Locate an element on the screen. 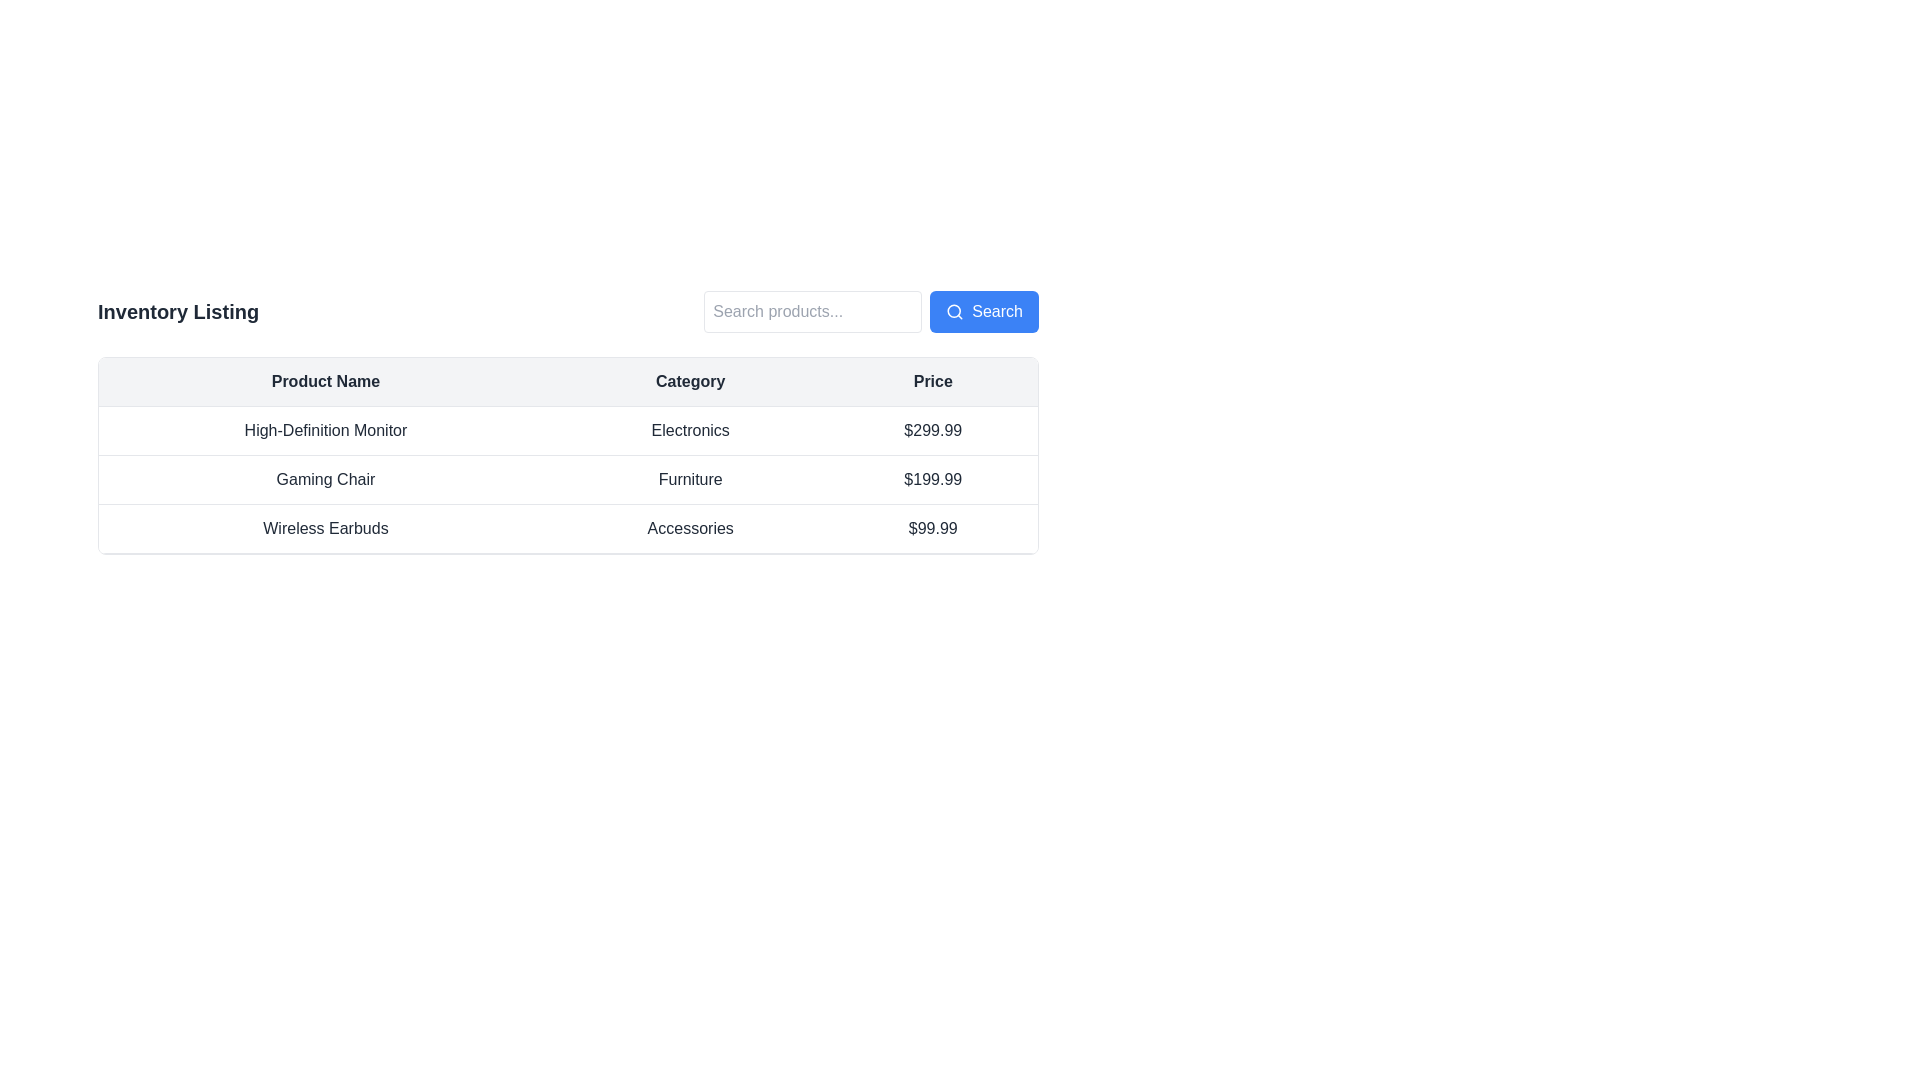 This screenshot has height=1080, width=1920. text content of the category label 'Furniture' located in the second row under the 'Category' column of the table, positioned between the 'Product Name' and 'Price' columns is located at coordinates (690, 479).